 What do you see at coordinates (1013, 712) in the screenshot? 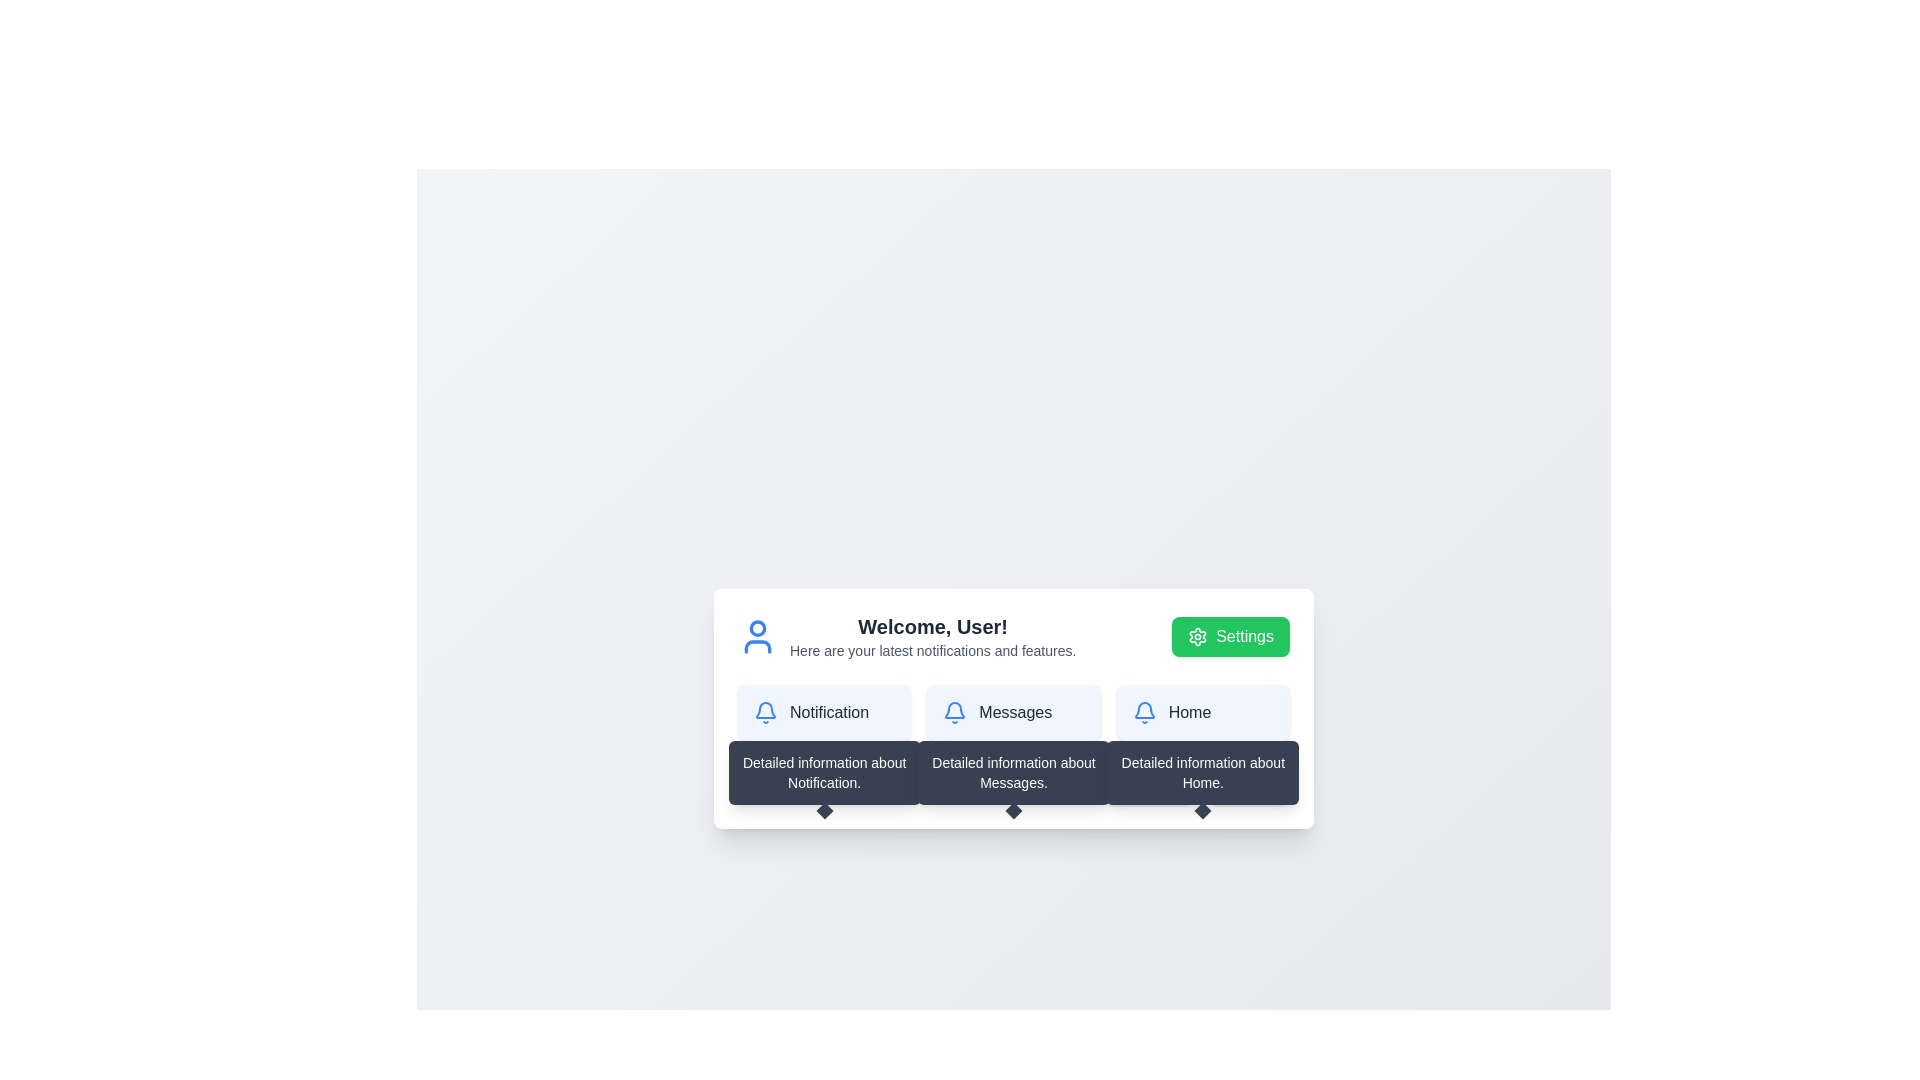
I see `the 'Messages' button, the second button in the light blue panel containing three buttons` at bounding box center [1013, 712].